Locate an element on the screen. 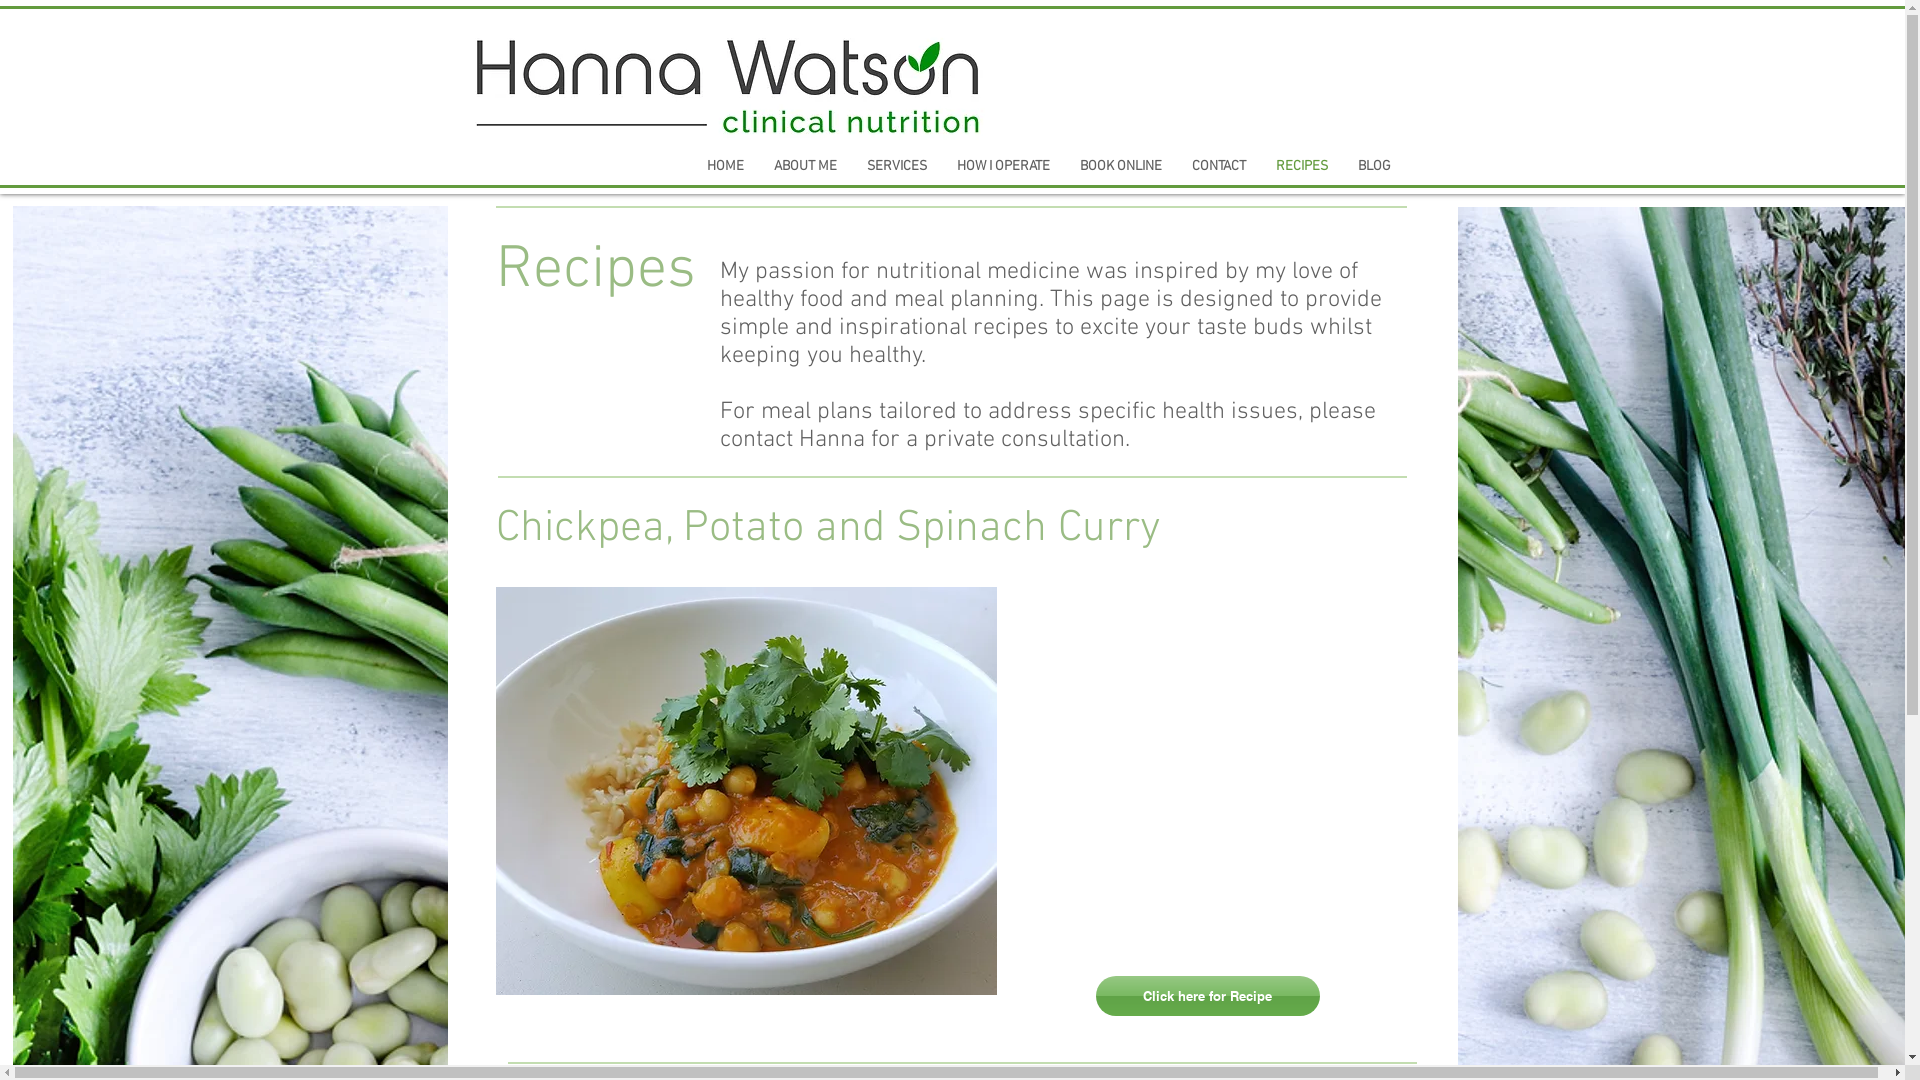 The width and height of the screenshot is (1920, 1080). 'CONTACT' is located at coordinates (1217, 165).